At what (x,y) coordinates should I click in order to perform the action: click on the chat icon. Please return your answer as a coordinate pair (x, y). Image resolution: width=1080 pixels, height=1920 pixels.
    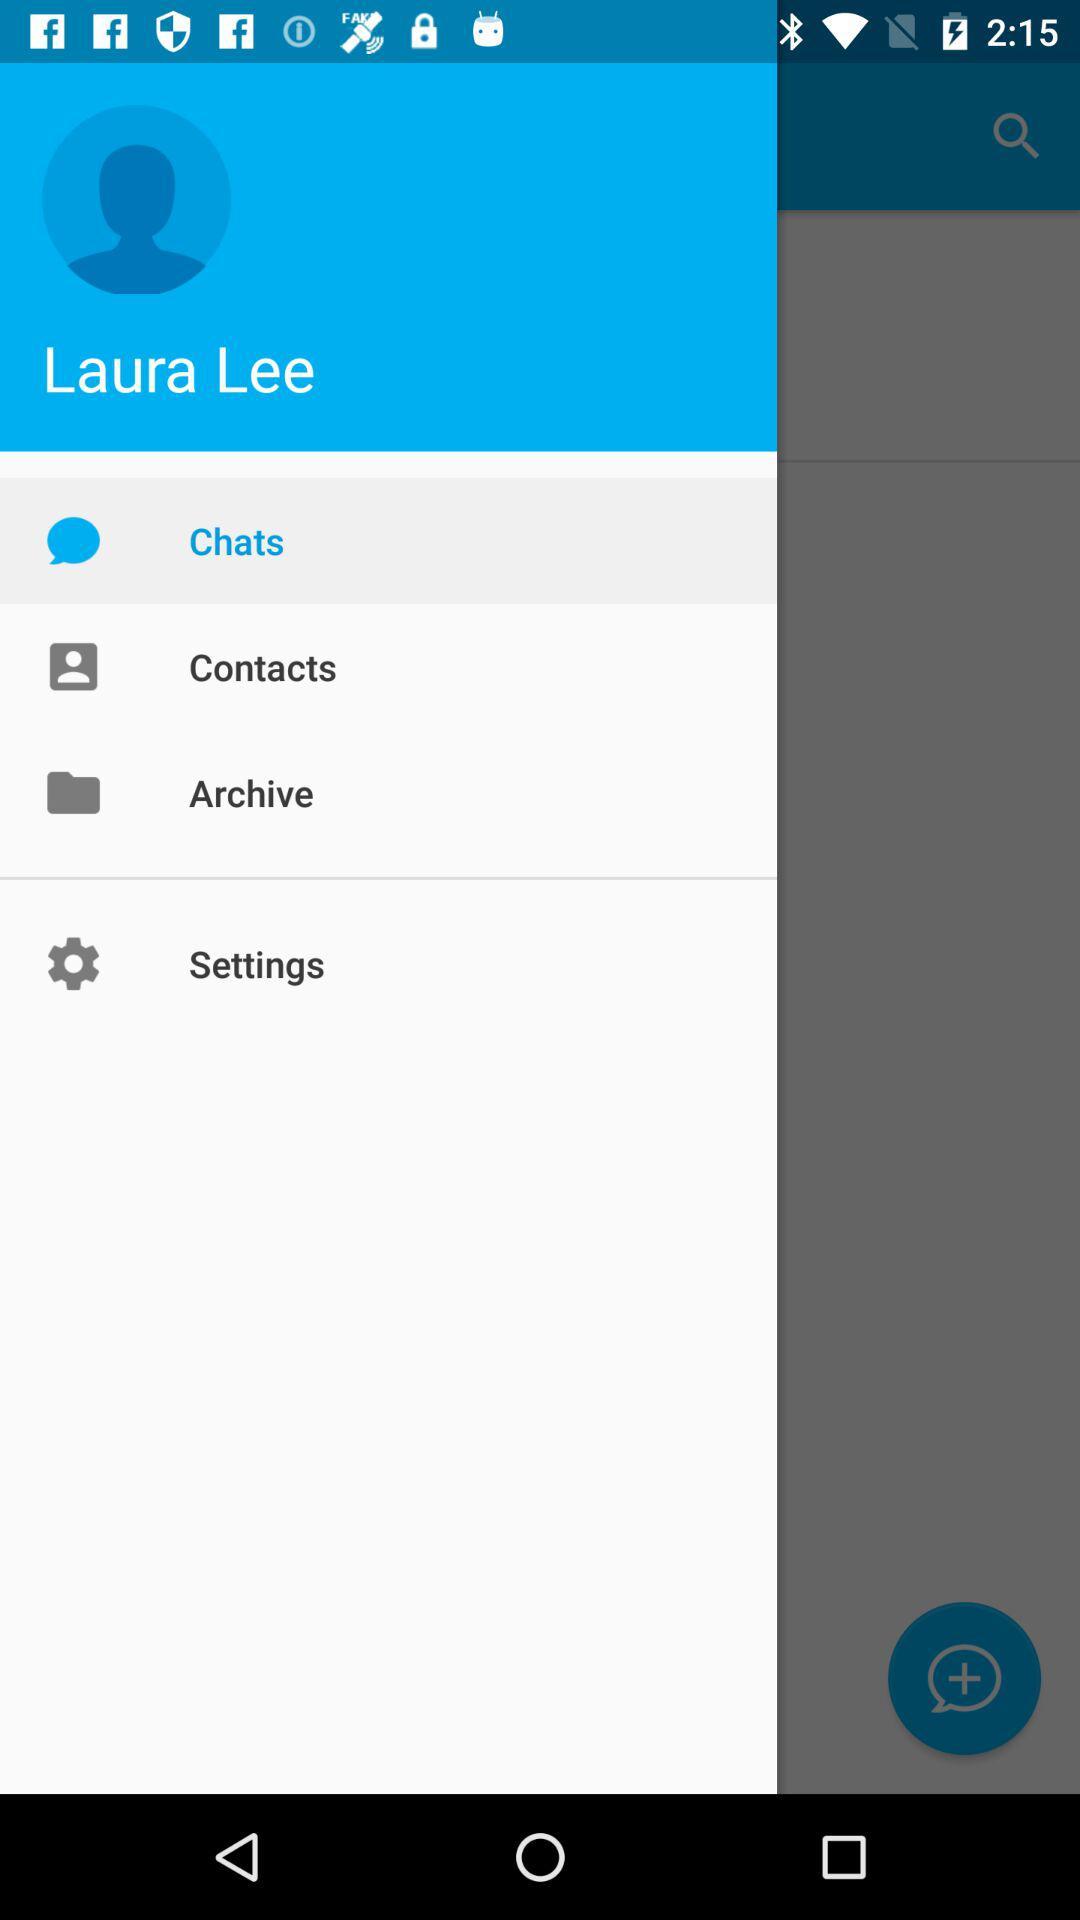
    Looking at the image, I should click on (963, 1678).